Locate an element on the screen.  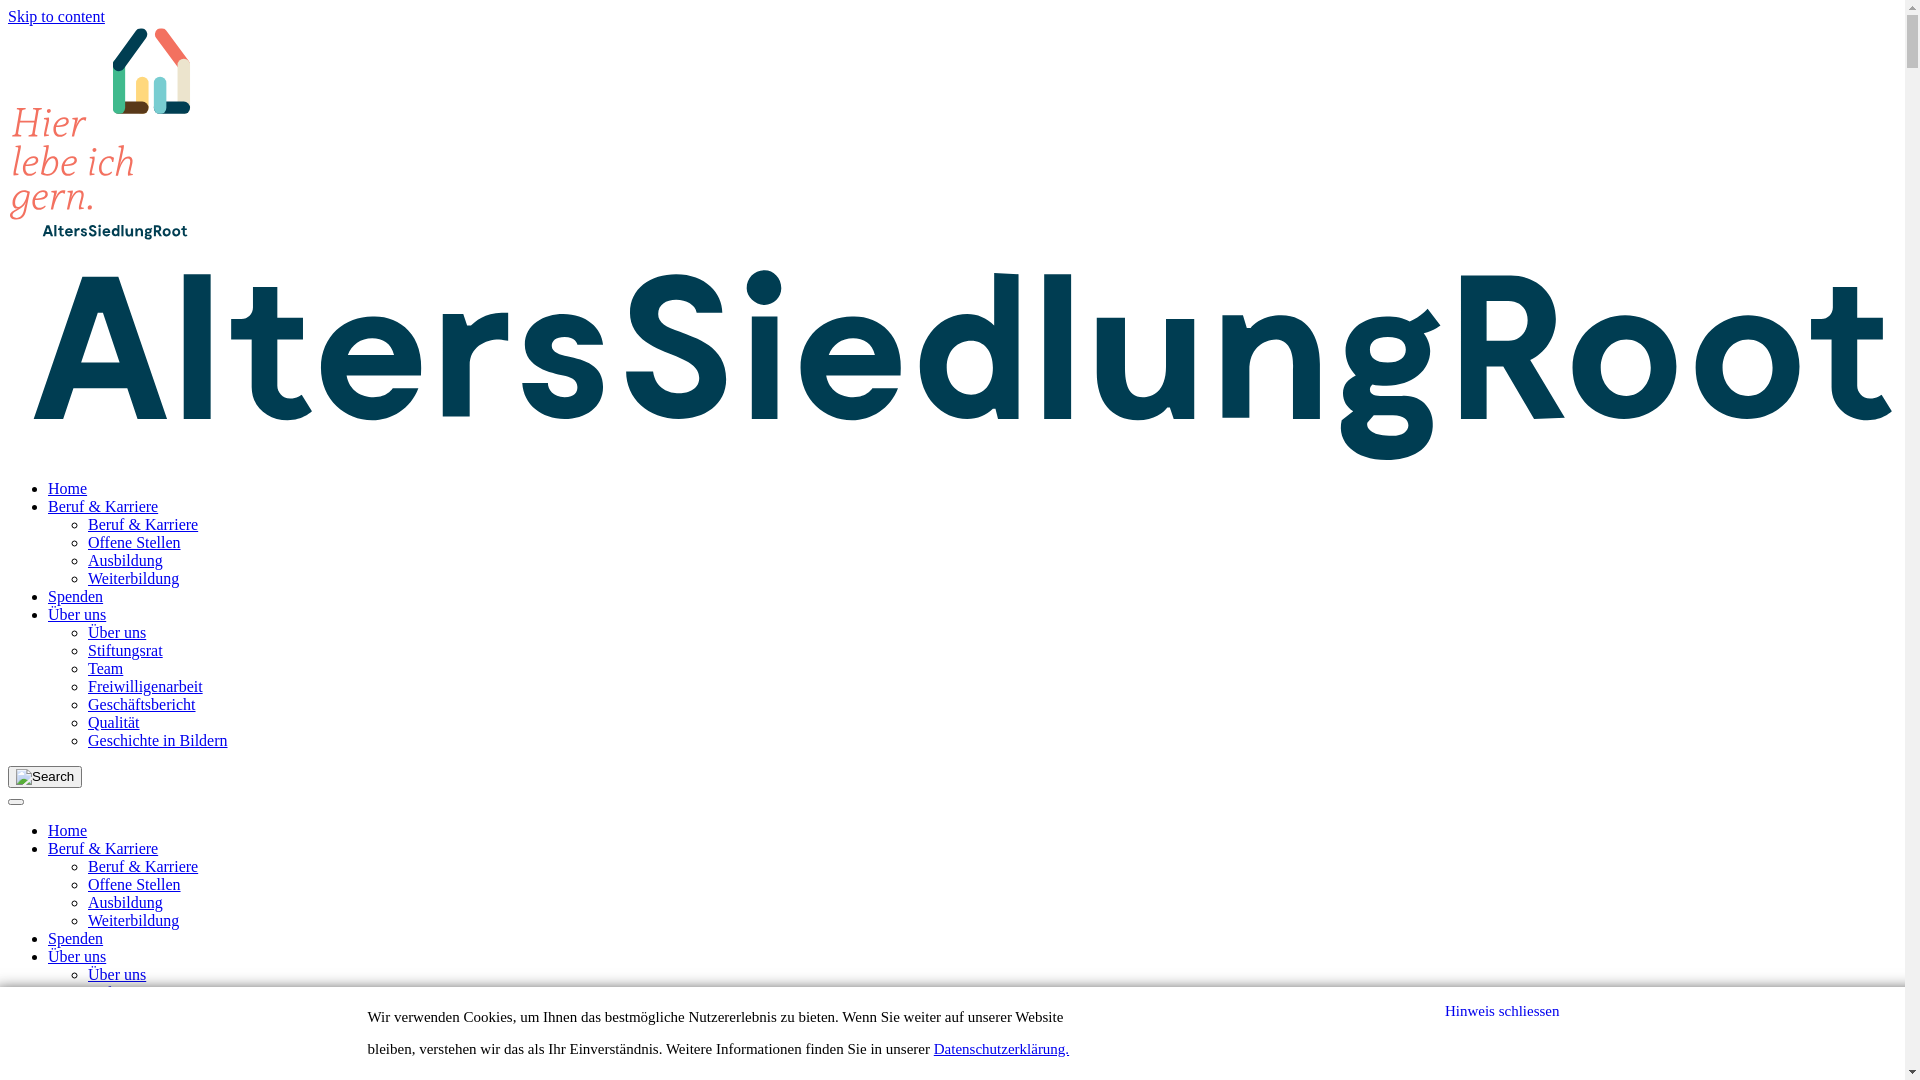
'Skip to content' is located at coordinates (56, 16).